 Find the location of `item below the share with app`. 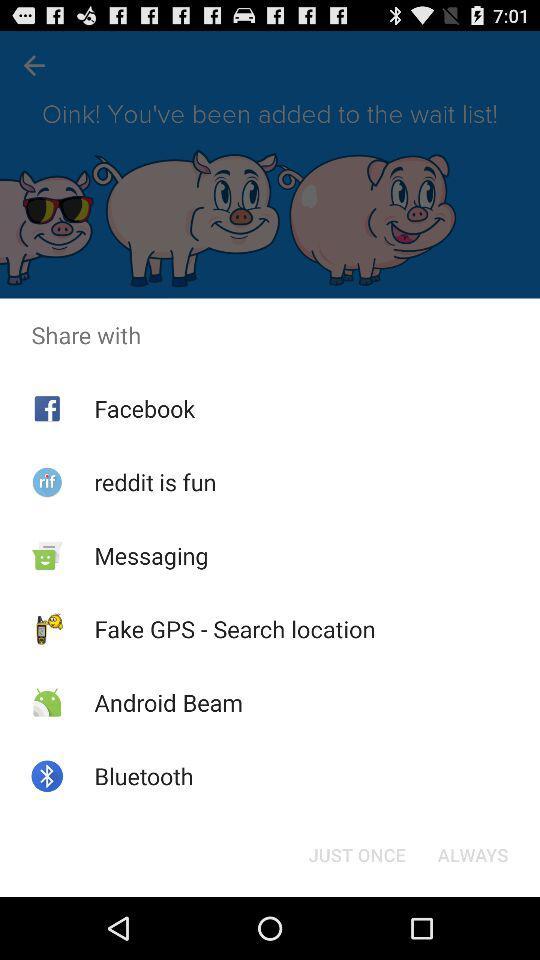

item below the share with app is located at coordinates (472, 853).